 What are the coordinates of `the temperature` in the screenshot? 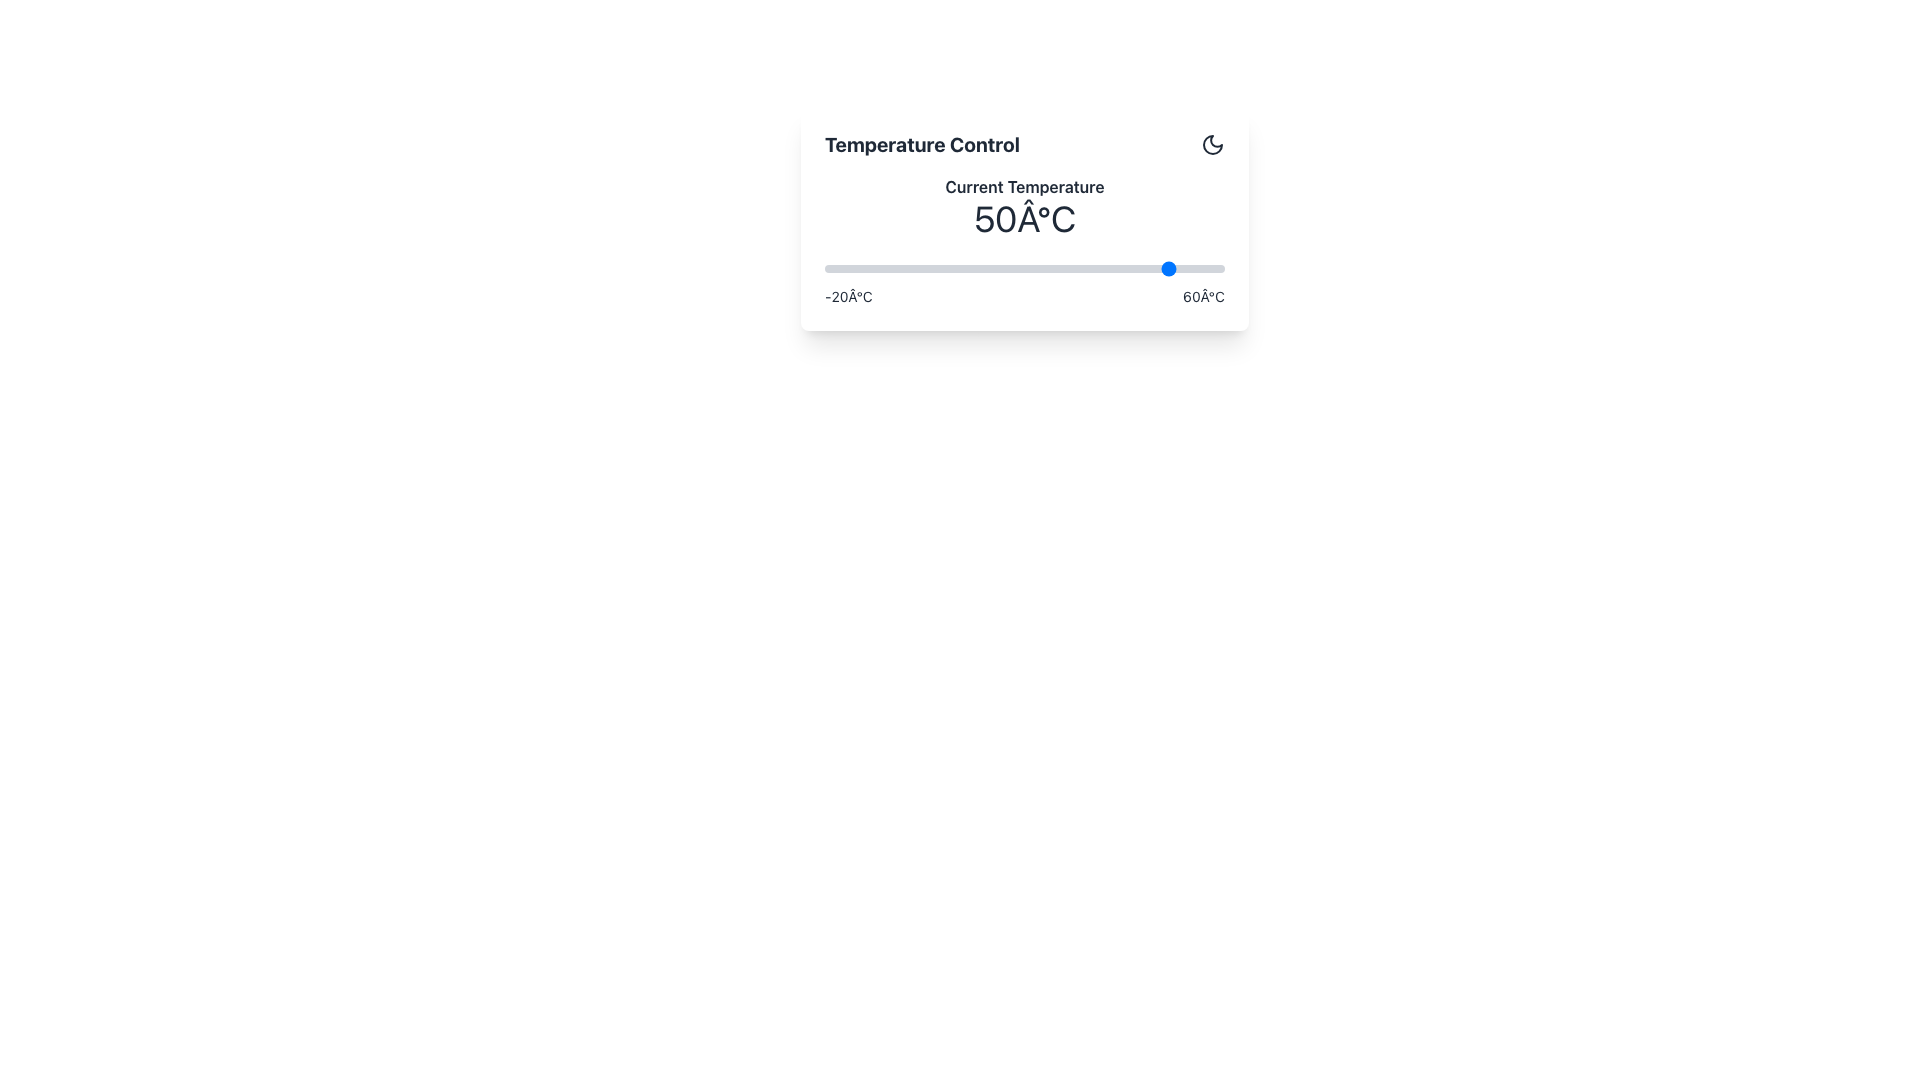 It's located at (939, 268).